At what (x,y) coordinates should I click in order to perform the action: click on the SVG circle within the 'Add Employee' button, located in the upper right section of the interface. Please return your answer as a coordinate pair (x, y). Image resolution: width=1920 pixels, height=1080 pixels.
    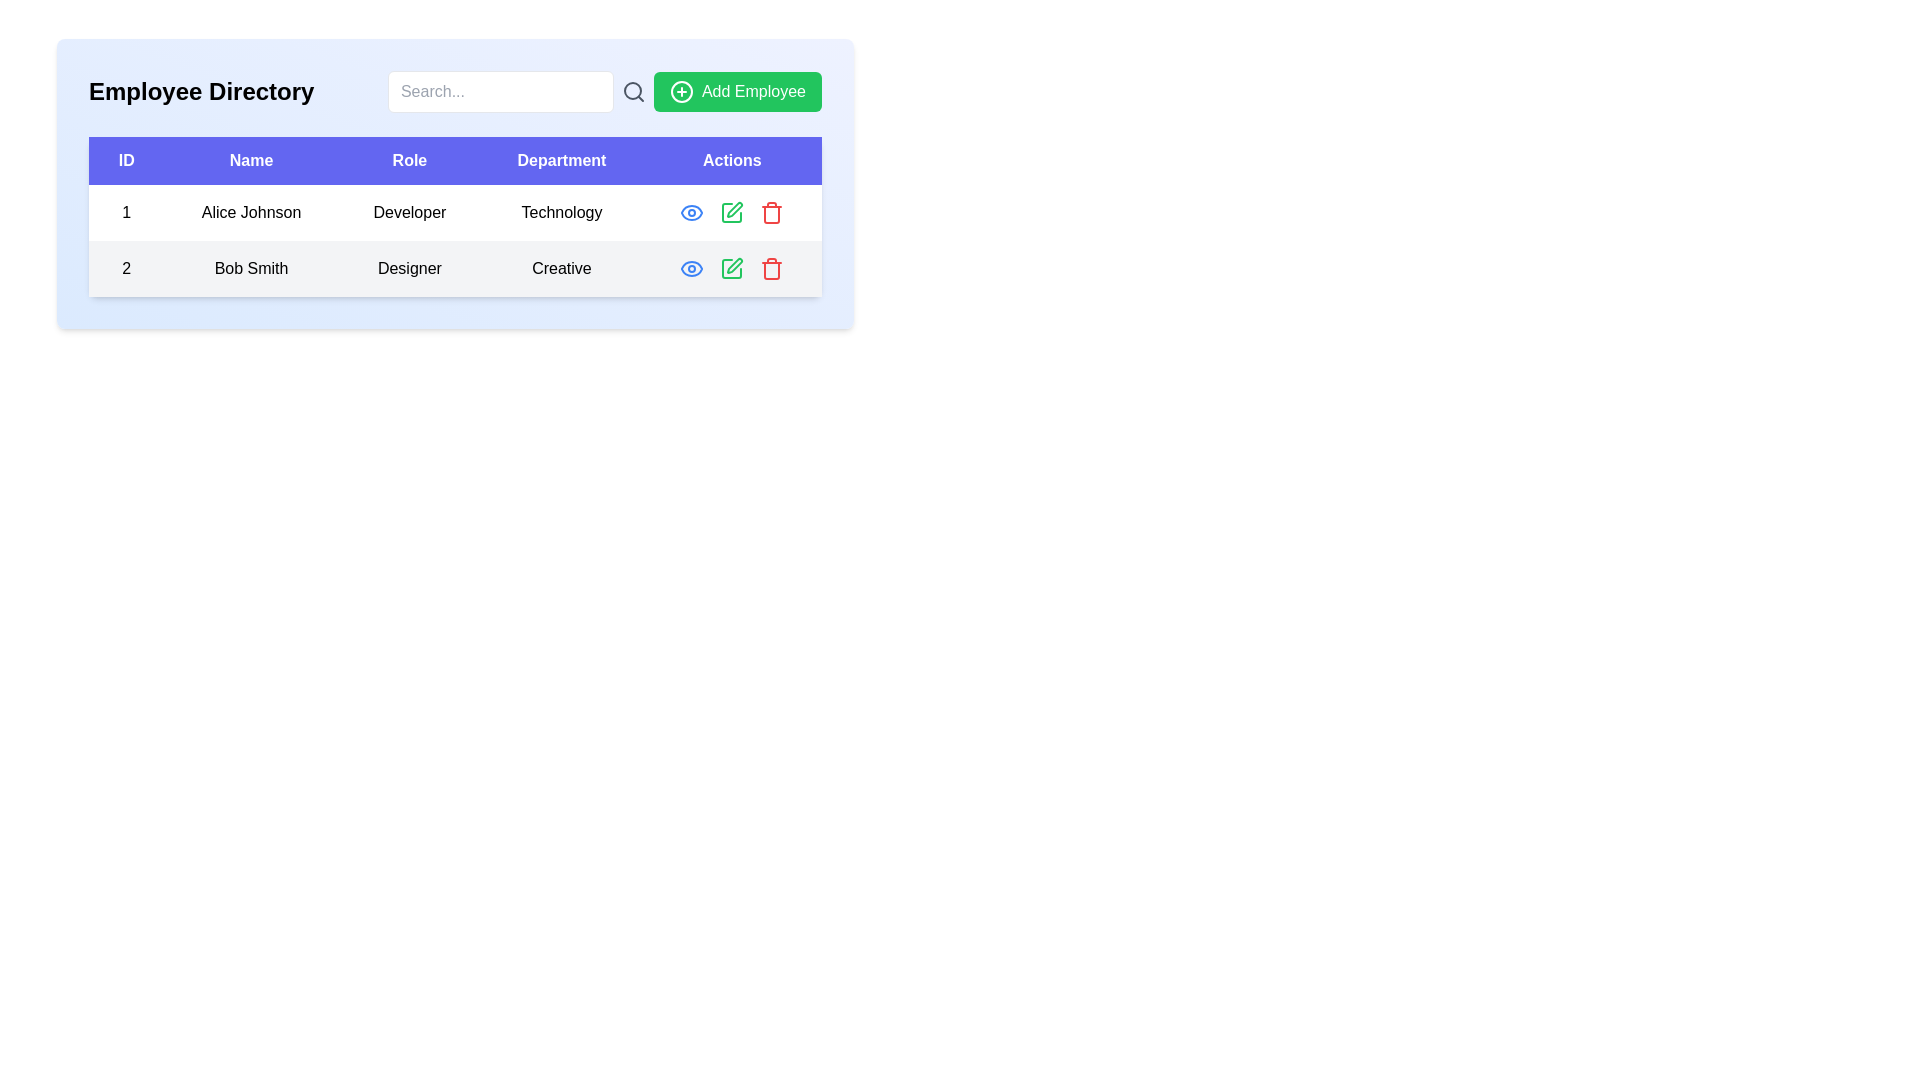
    Looking at the image, I should click on (681, 92).